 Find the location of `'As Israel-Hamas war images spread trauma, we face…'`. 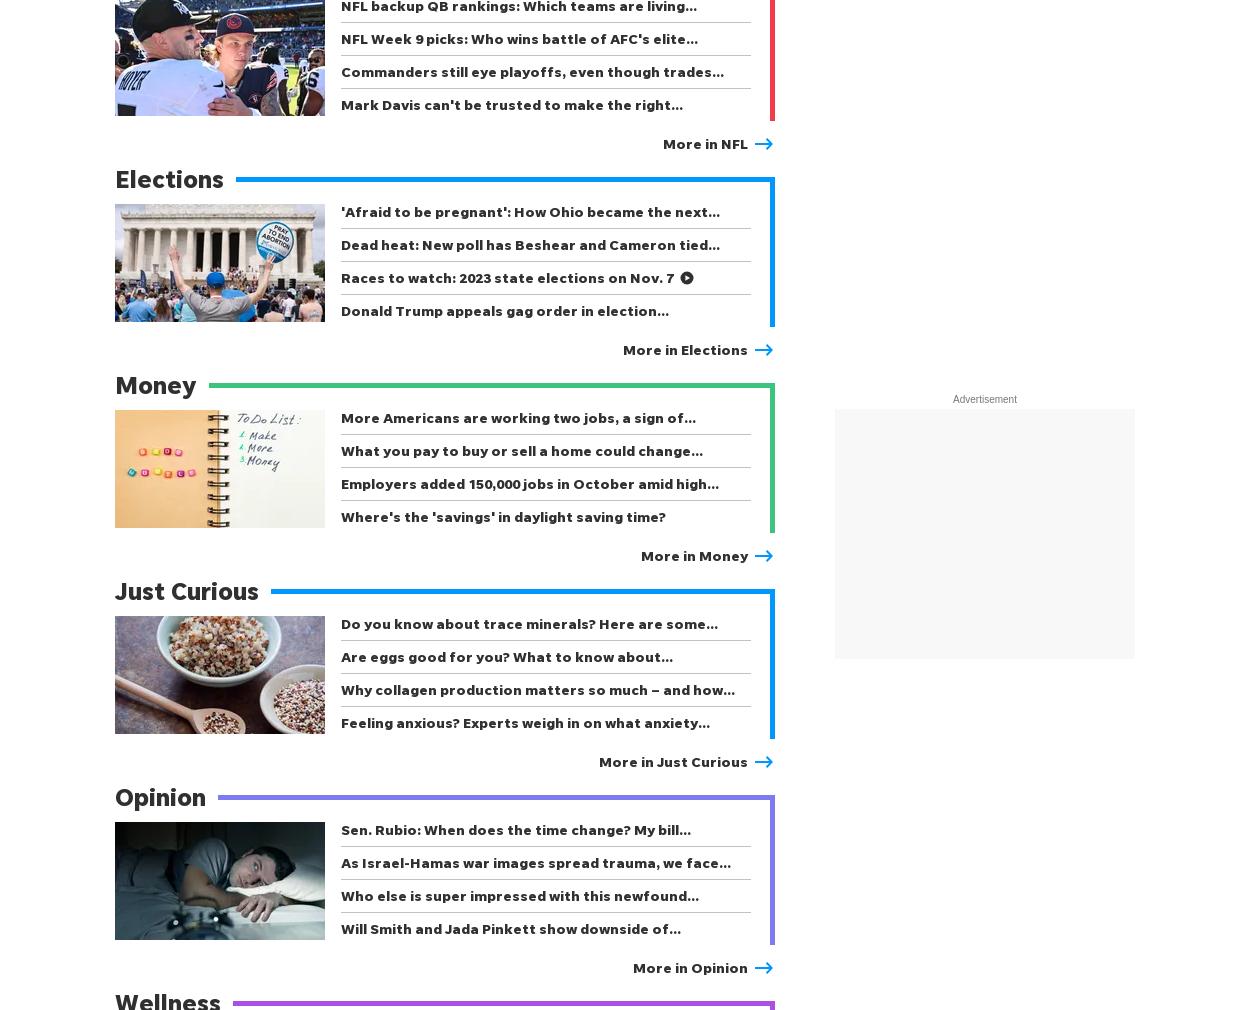

'As Israel-Hamas war images spread trauma, we face…' is located at coordinates (536, 862).